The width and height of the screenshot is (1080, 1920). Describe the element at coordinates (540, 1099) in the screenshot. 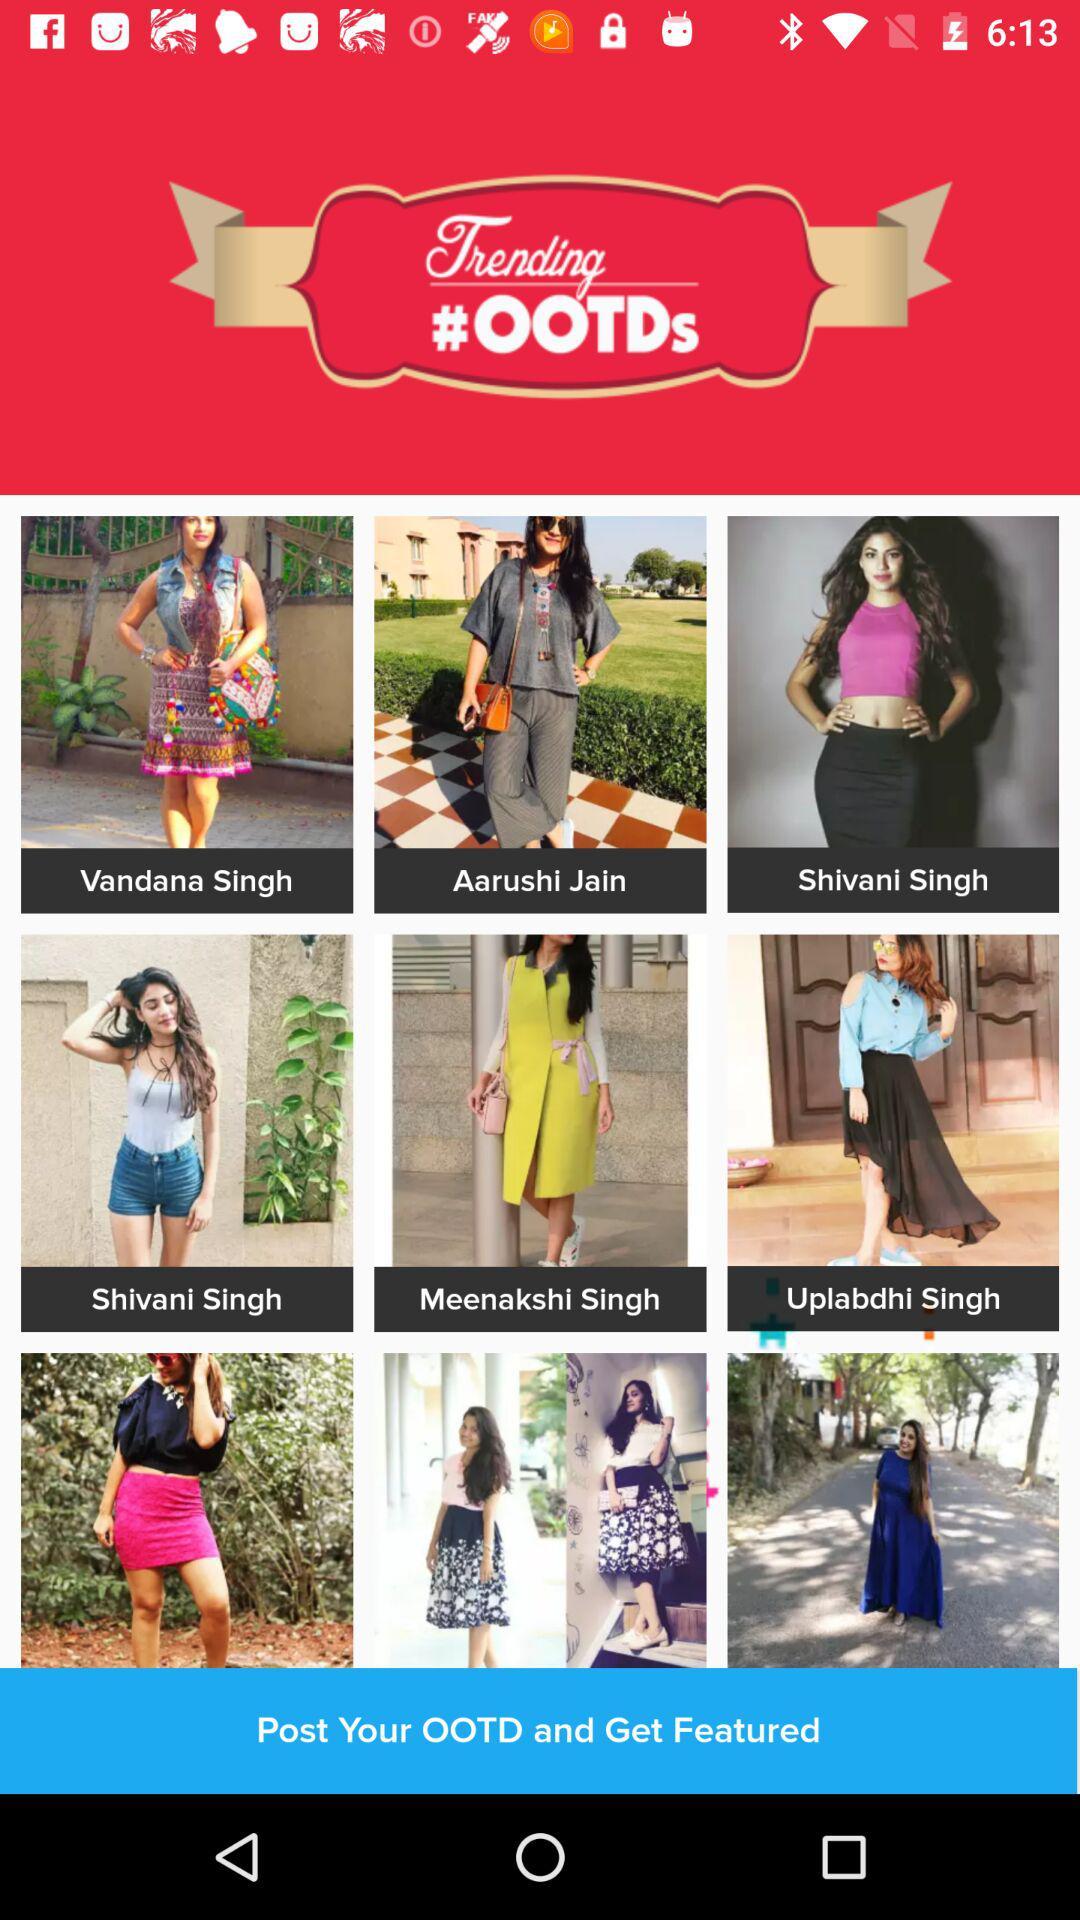

I see `photos editing` at that location.